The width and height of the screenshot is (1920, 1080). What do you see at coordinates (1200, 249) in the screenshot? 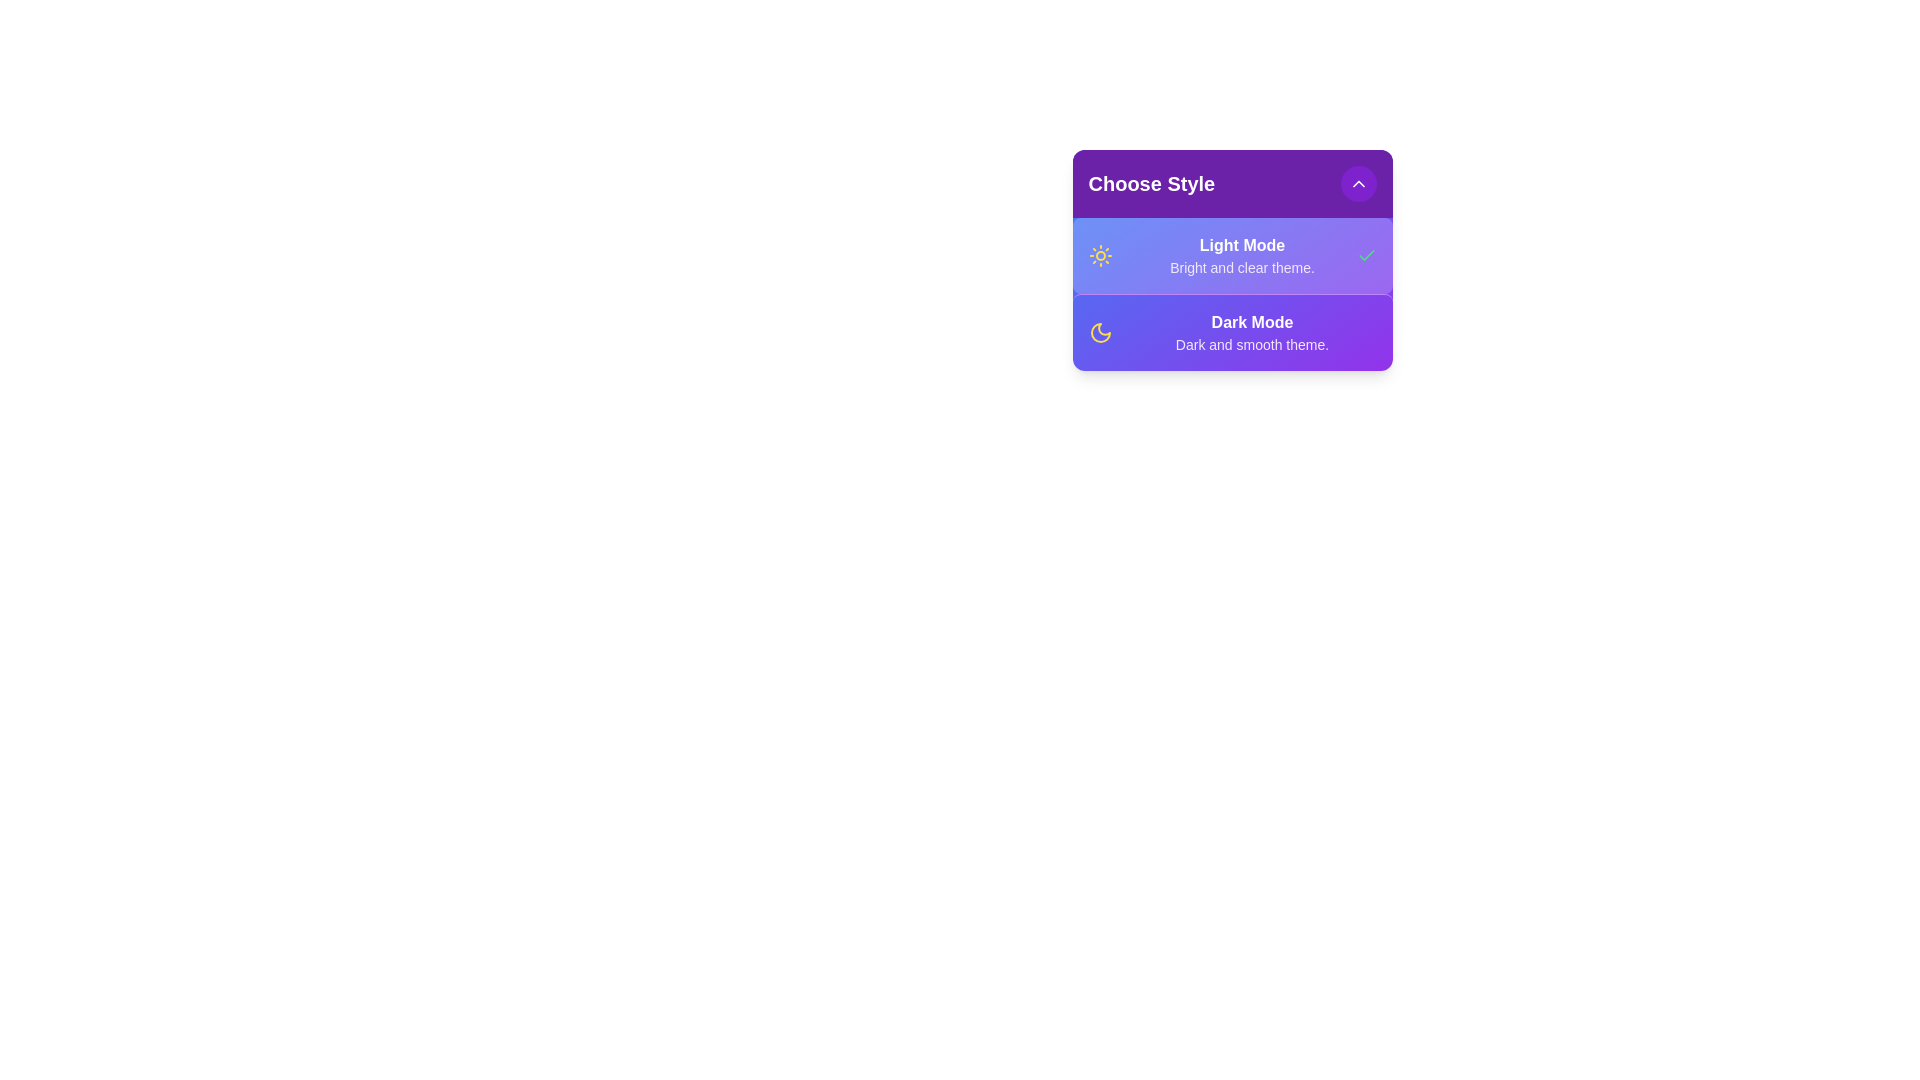
I see `the style option Light Mode from the list` at bounding box center [1200, 249].